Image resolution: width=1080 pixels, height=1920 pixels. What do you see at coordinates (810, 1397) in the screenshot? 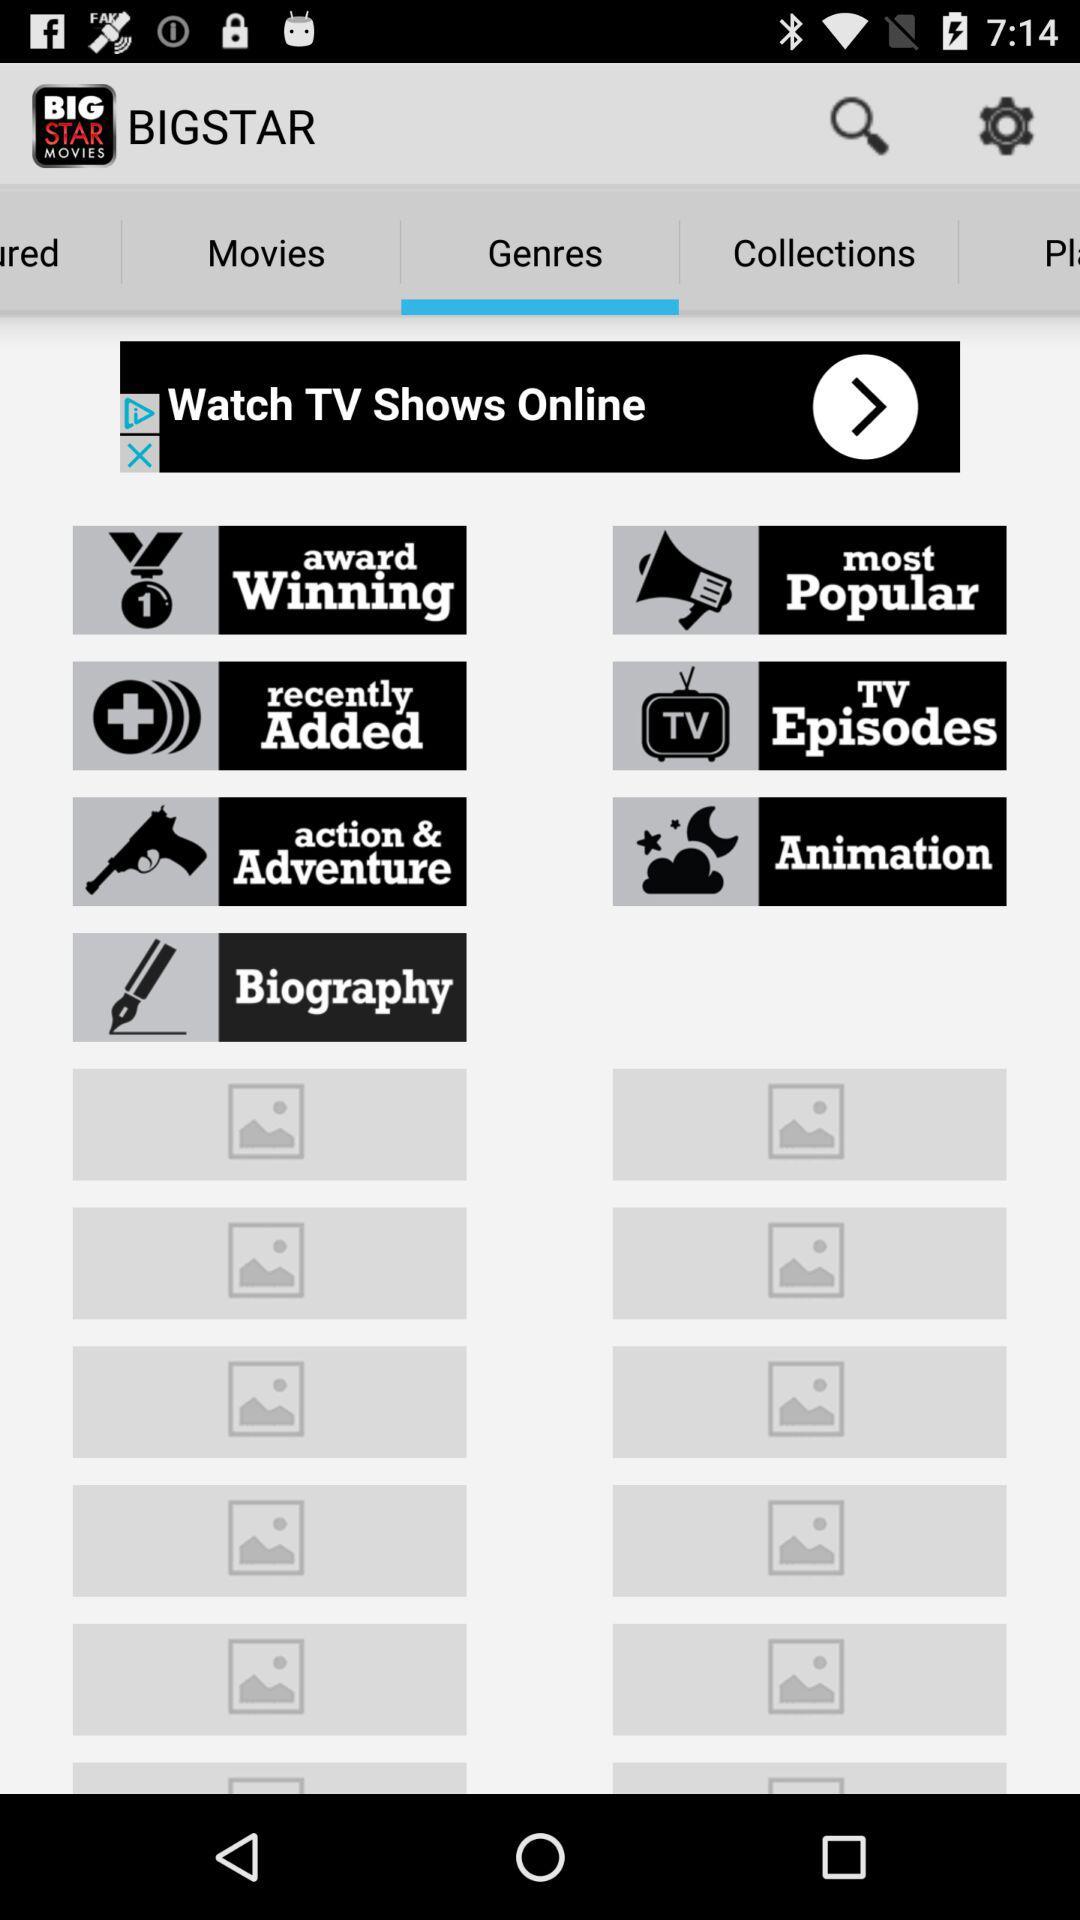
I see `the third image below animation` at bounding box center [810, 1397].